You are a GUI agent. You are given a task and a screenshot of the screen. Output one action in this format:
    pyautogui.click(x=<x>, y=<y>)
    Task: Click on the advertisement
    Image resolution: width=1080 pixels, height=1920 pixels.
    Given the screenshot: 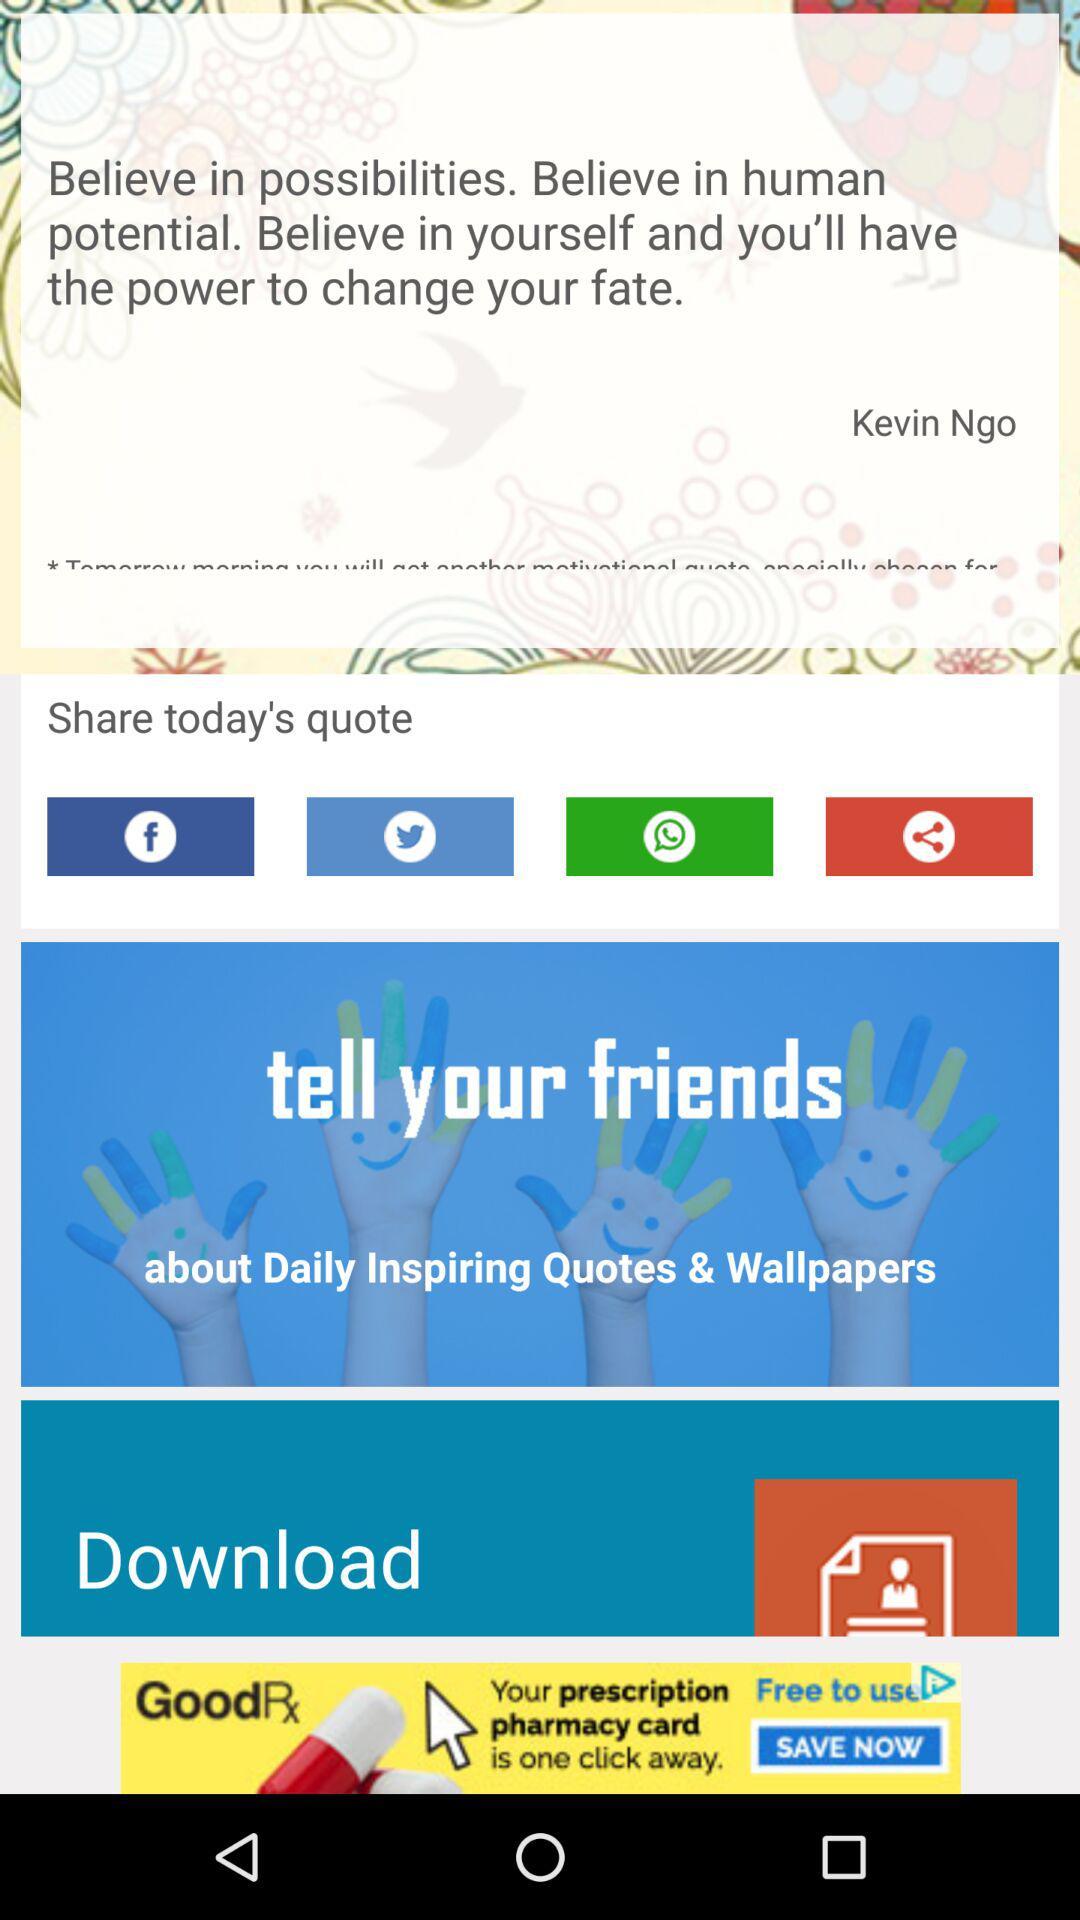 What is the action you would take?
    pyautogui.click(x=540, y=1727)
    